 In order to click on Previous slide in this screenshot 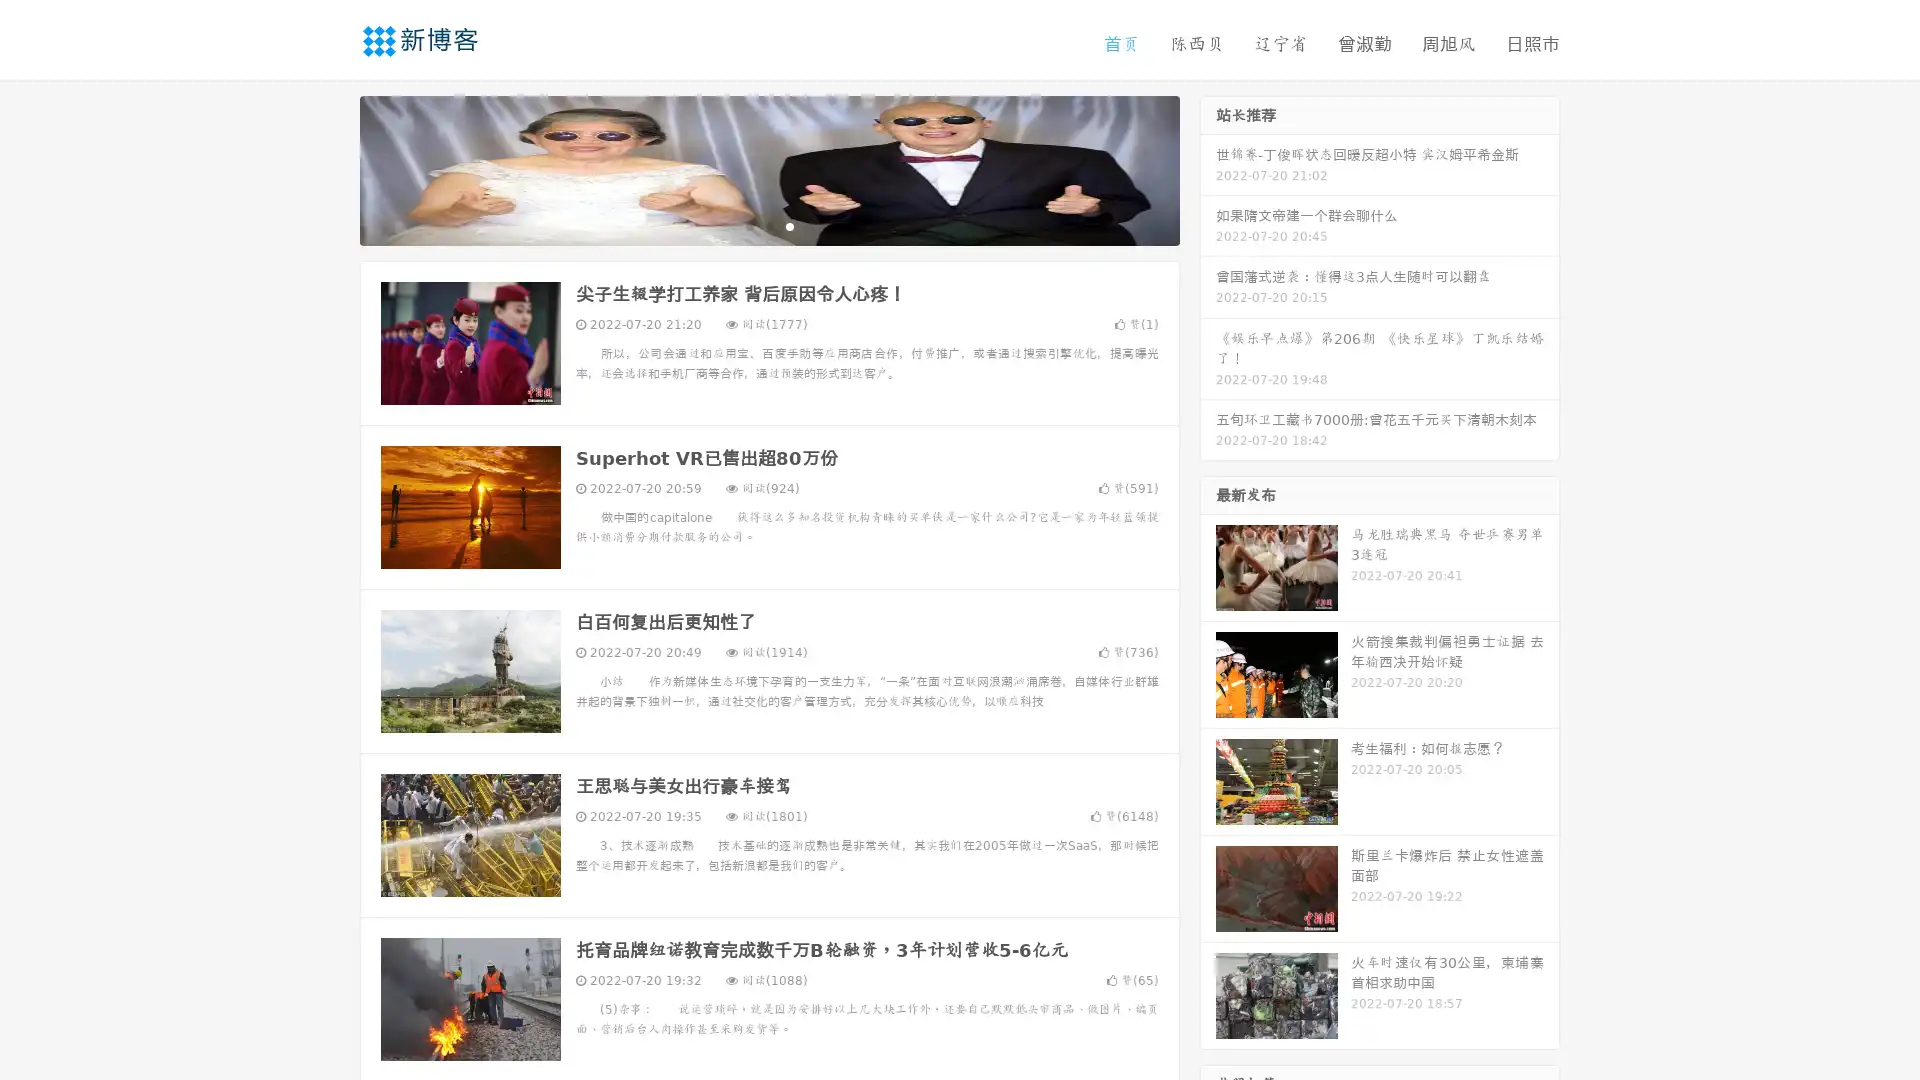, I will do `click(330, 168)`.